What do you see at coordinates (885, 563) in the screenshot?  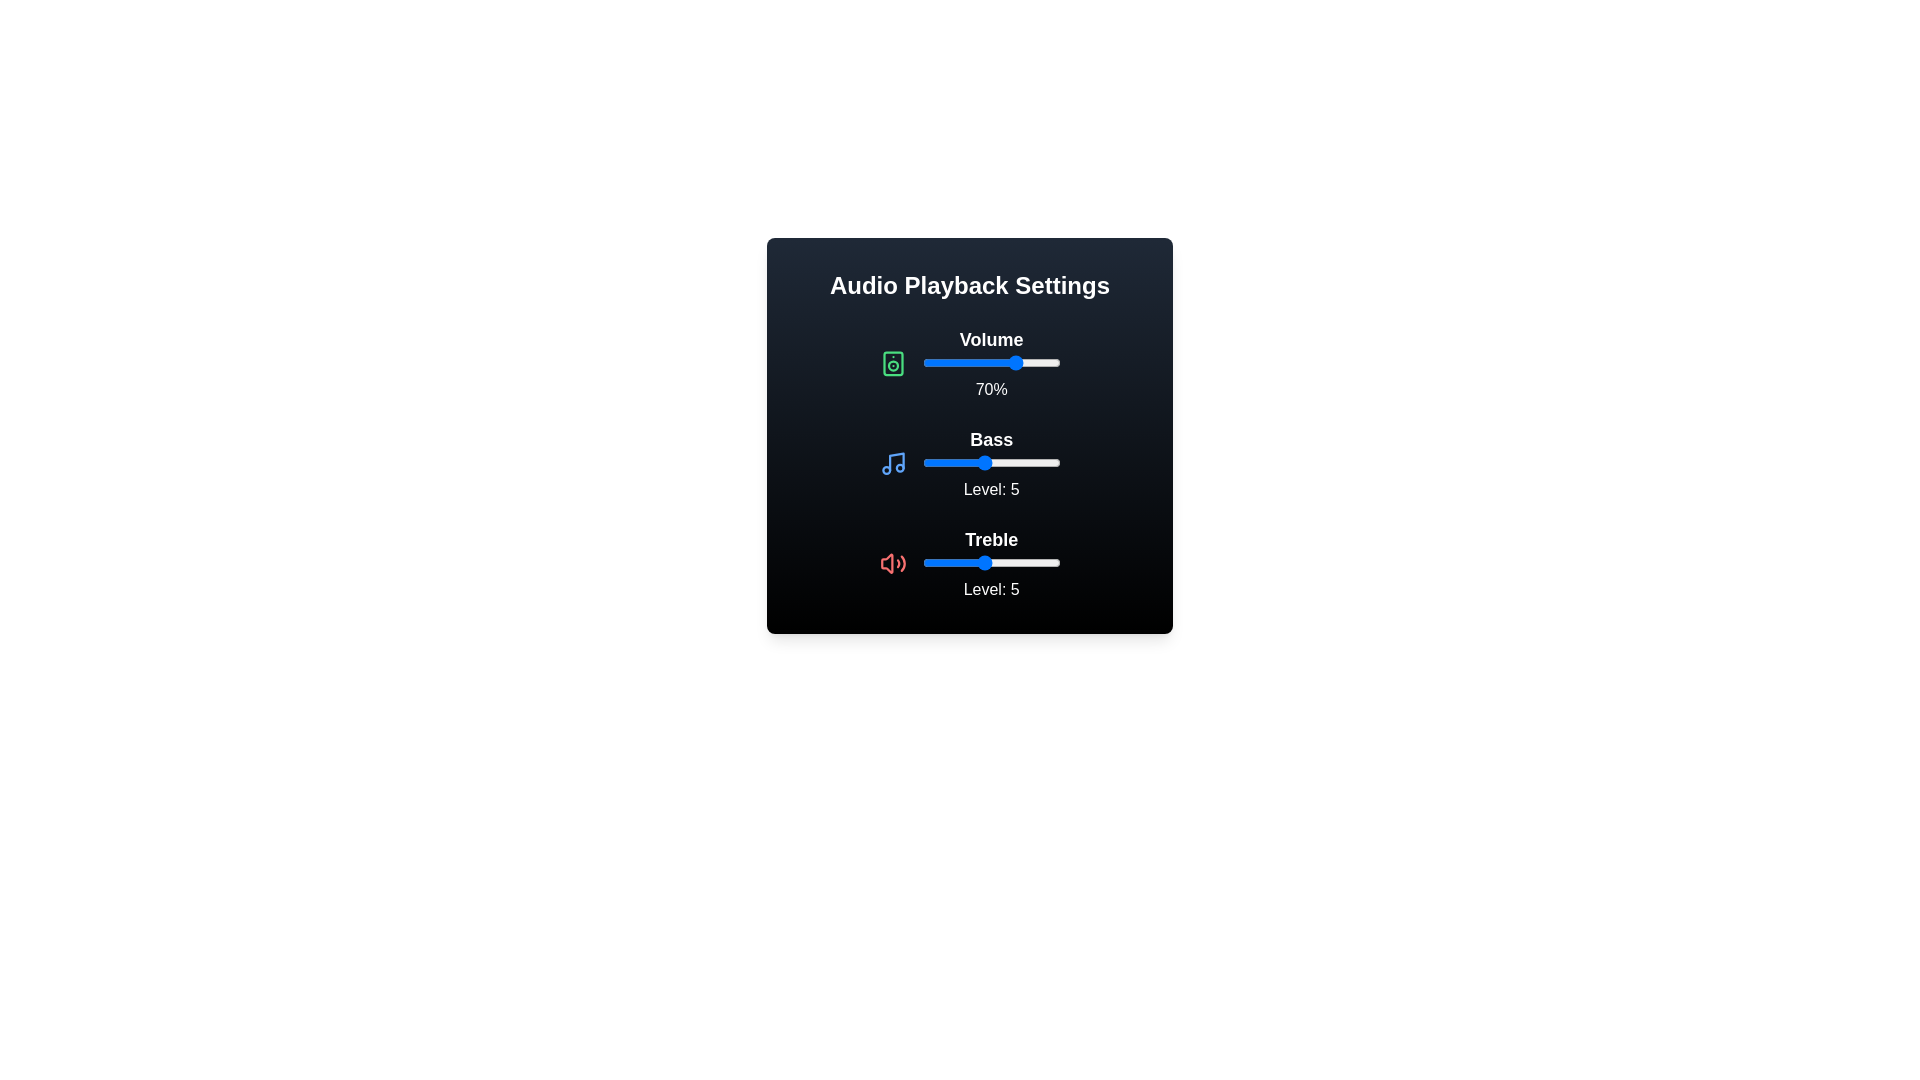 I see `the speaker icon located in the bottom-left quadrant of the 'Audio Playback Settings' panel for further interaction` at bounding box center [885, 563].